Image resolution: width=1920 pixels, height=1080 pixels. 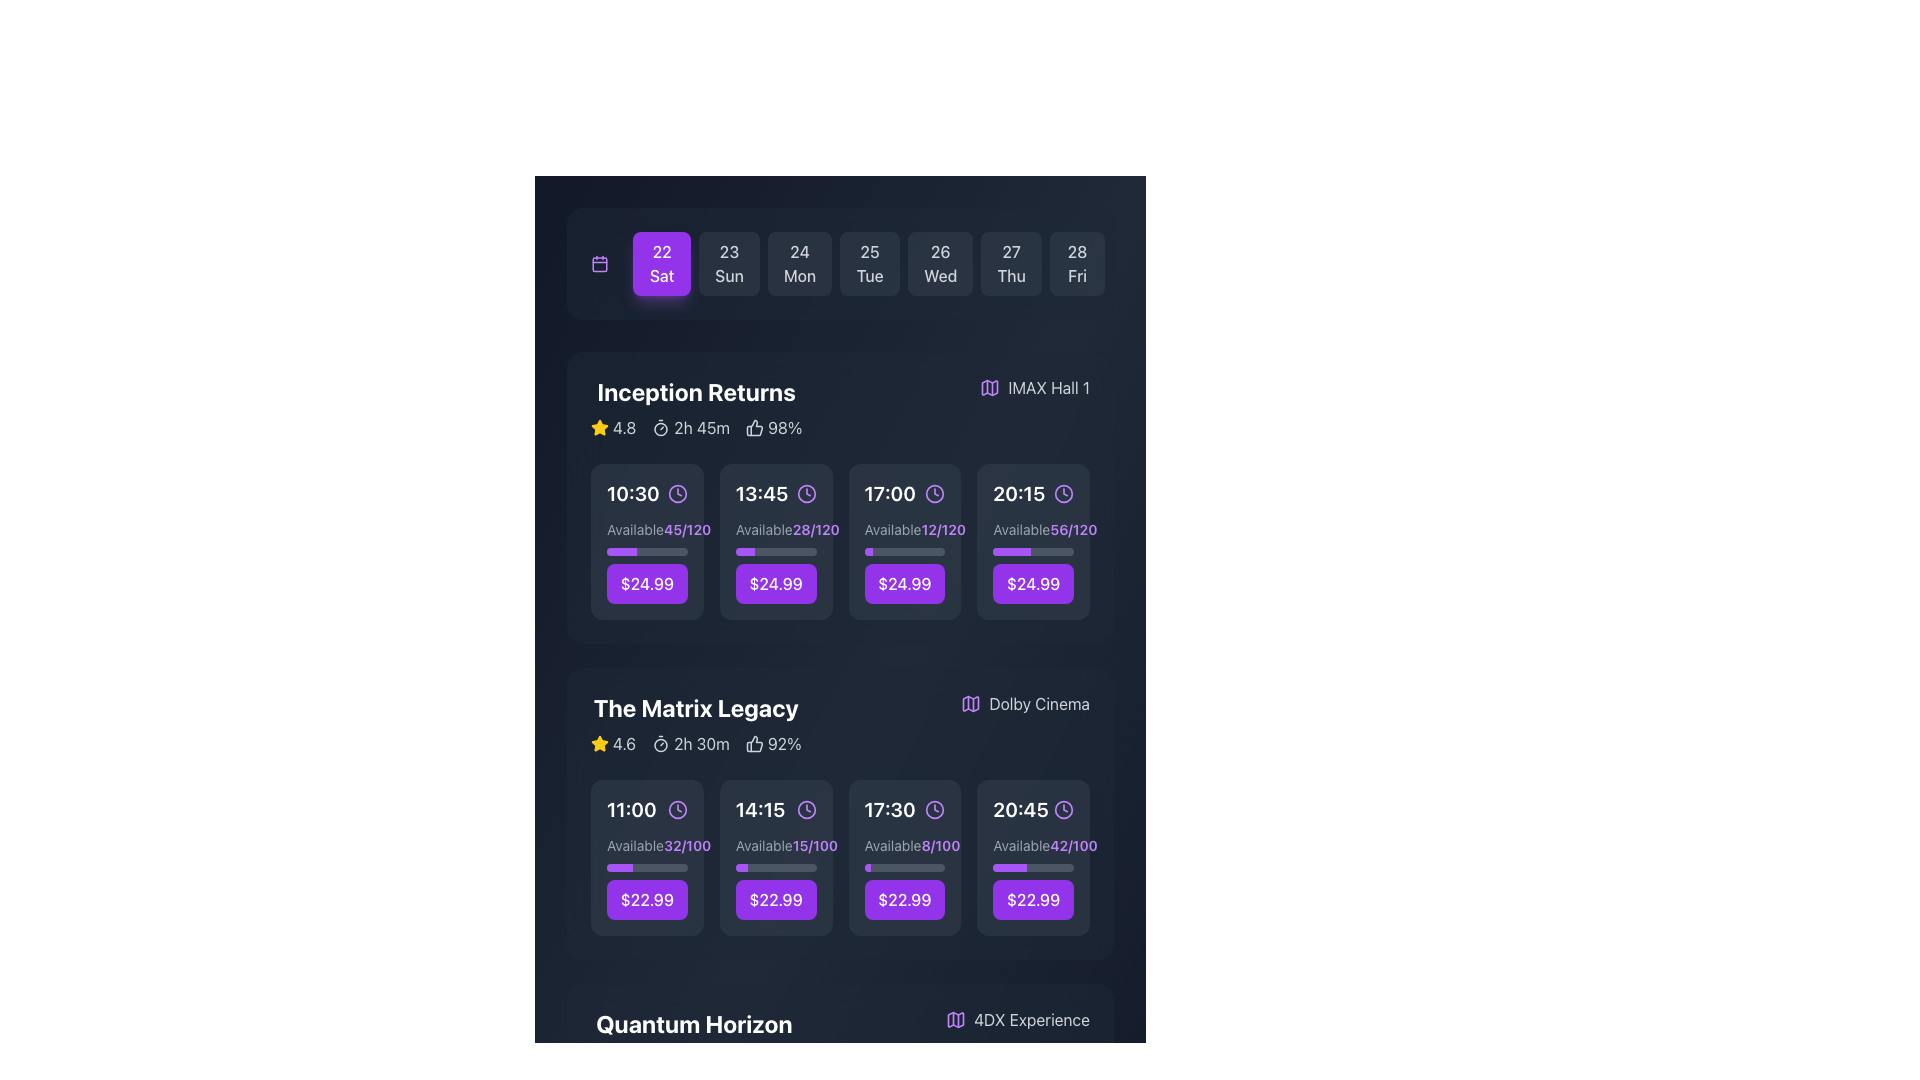 I want to click on the 'Select Seats' button, which is a purple button with white text located near the bottom right of the card for the 20:15 showtime of 'Inception Returns' in IMAX Hall 1, so click(x=1042, y=542).